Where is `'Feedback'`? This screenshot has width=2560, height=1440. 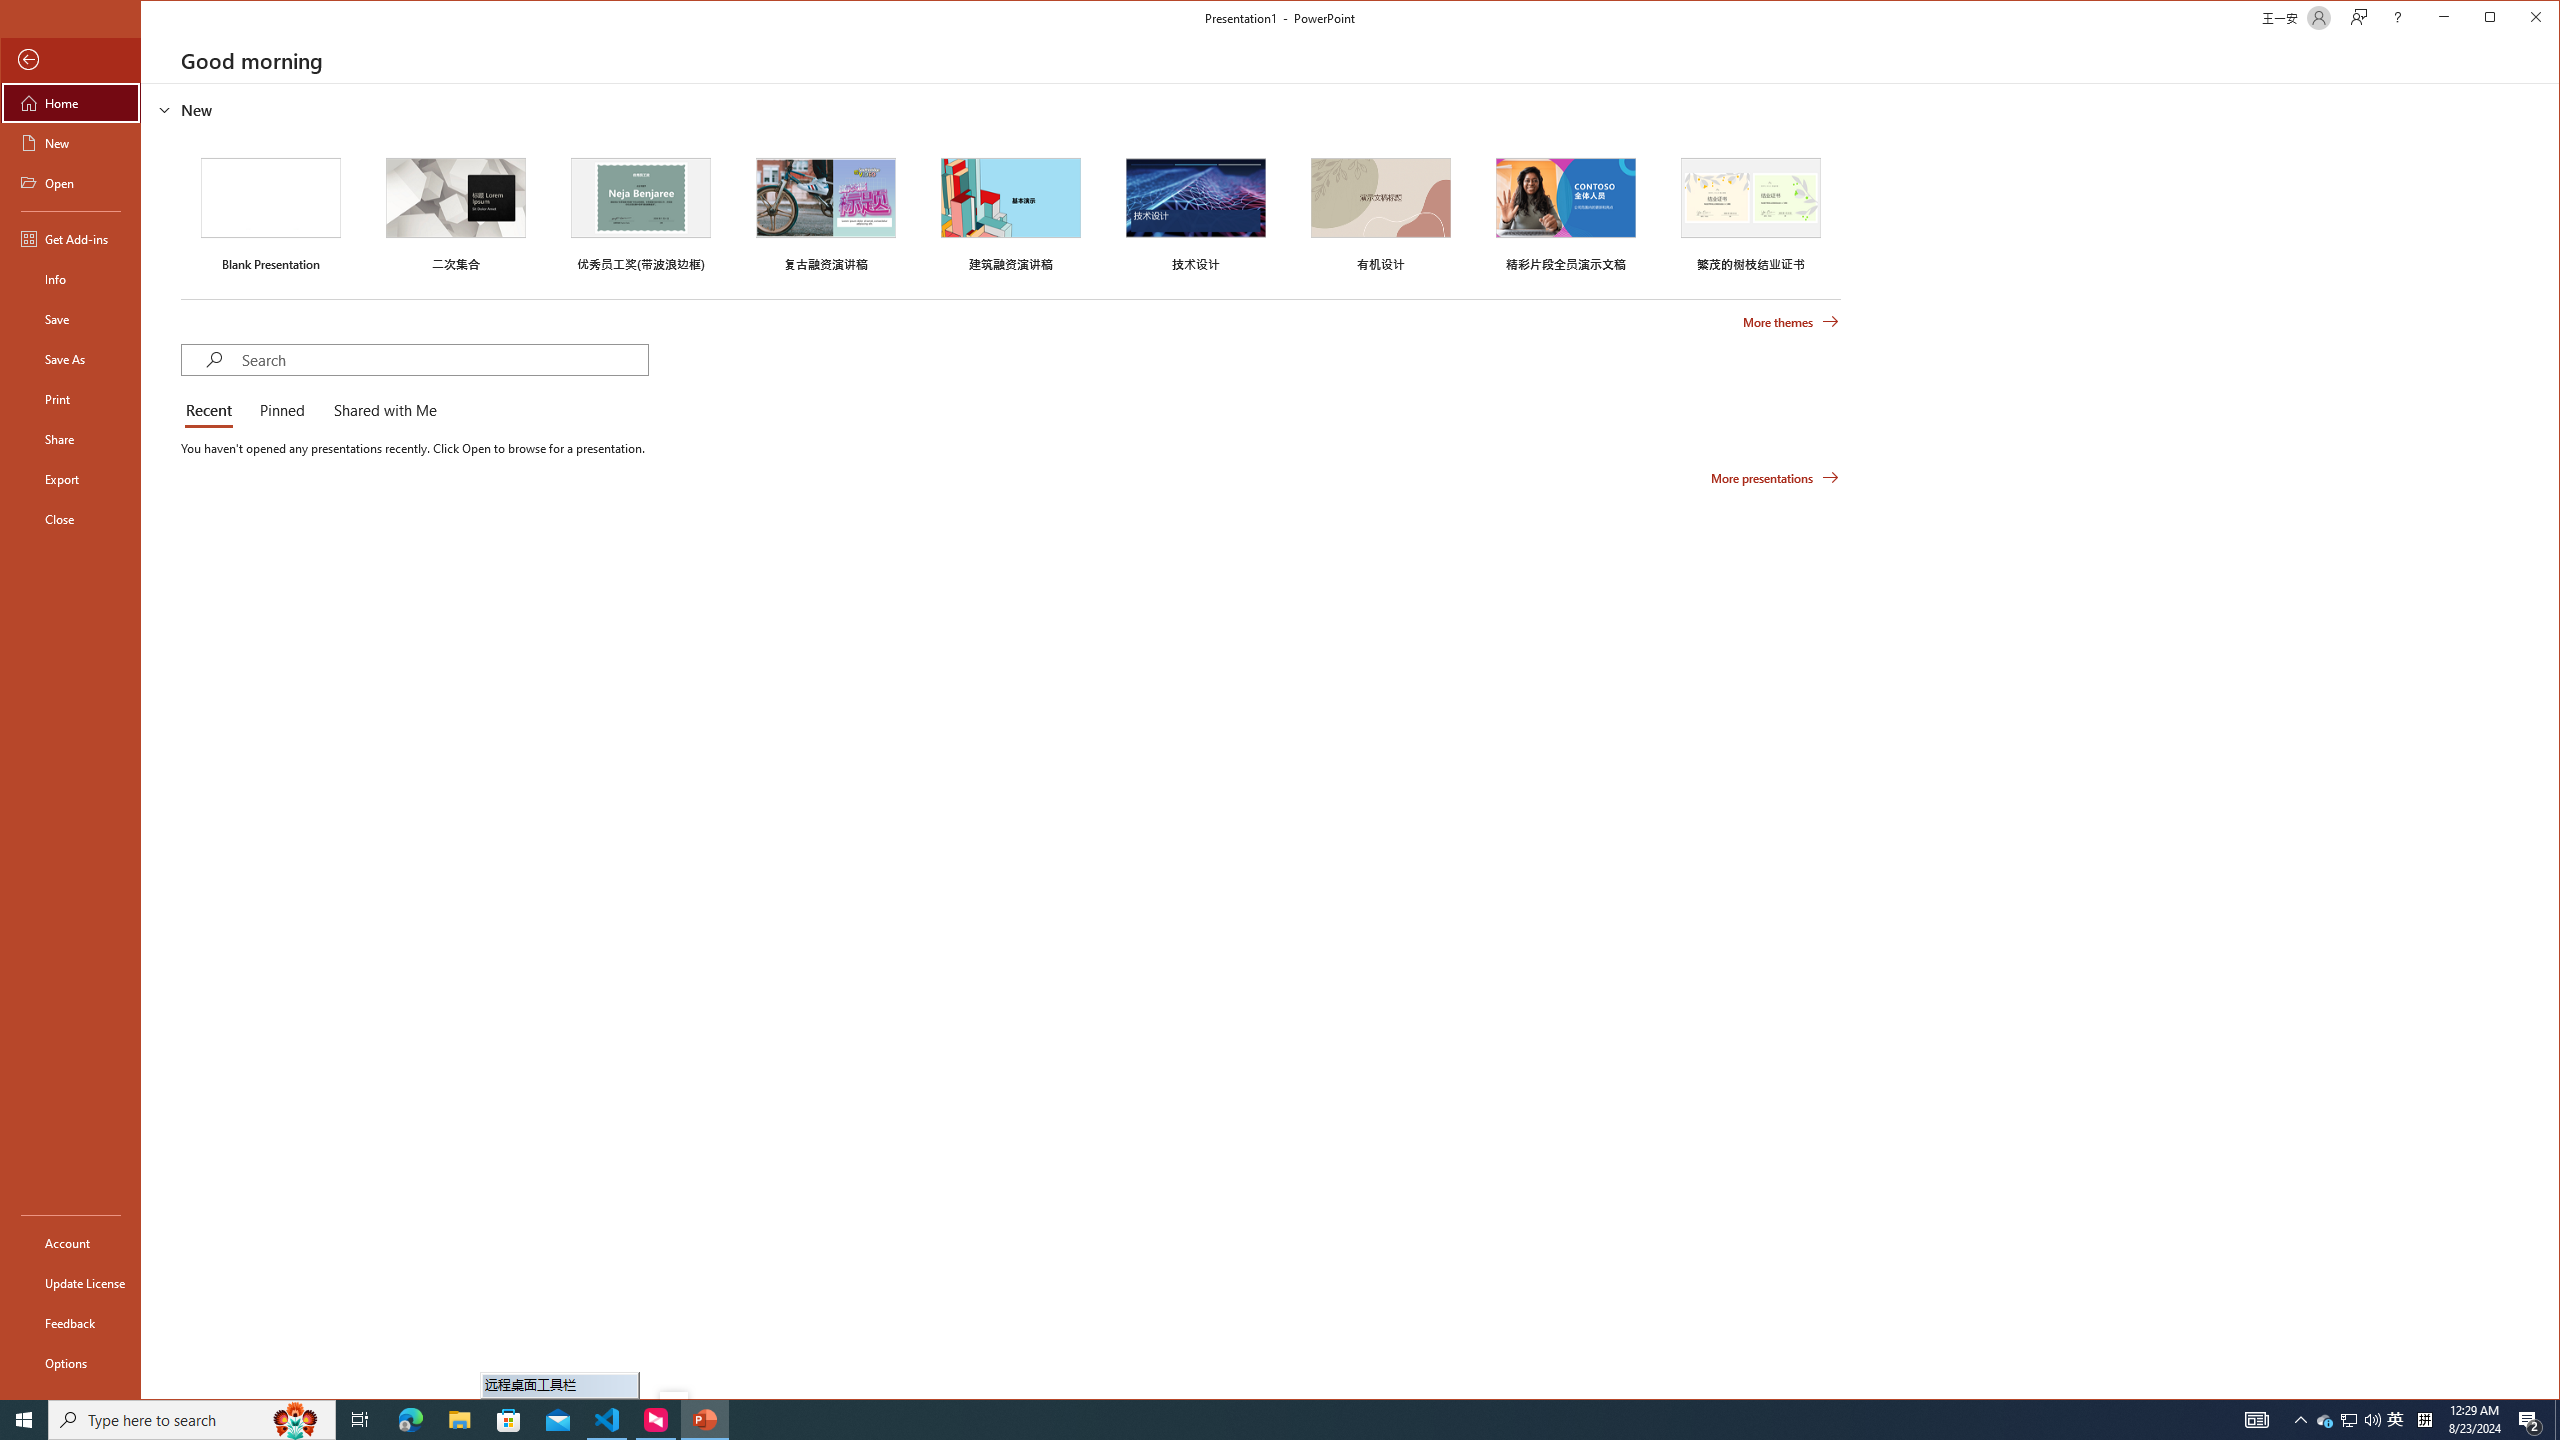
'Feedback' is located at coordinates (69, 1322).